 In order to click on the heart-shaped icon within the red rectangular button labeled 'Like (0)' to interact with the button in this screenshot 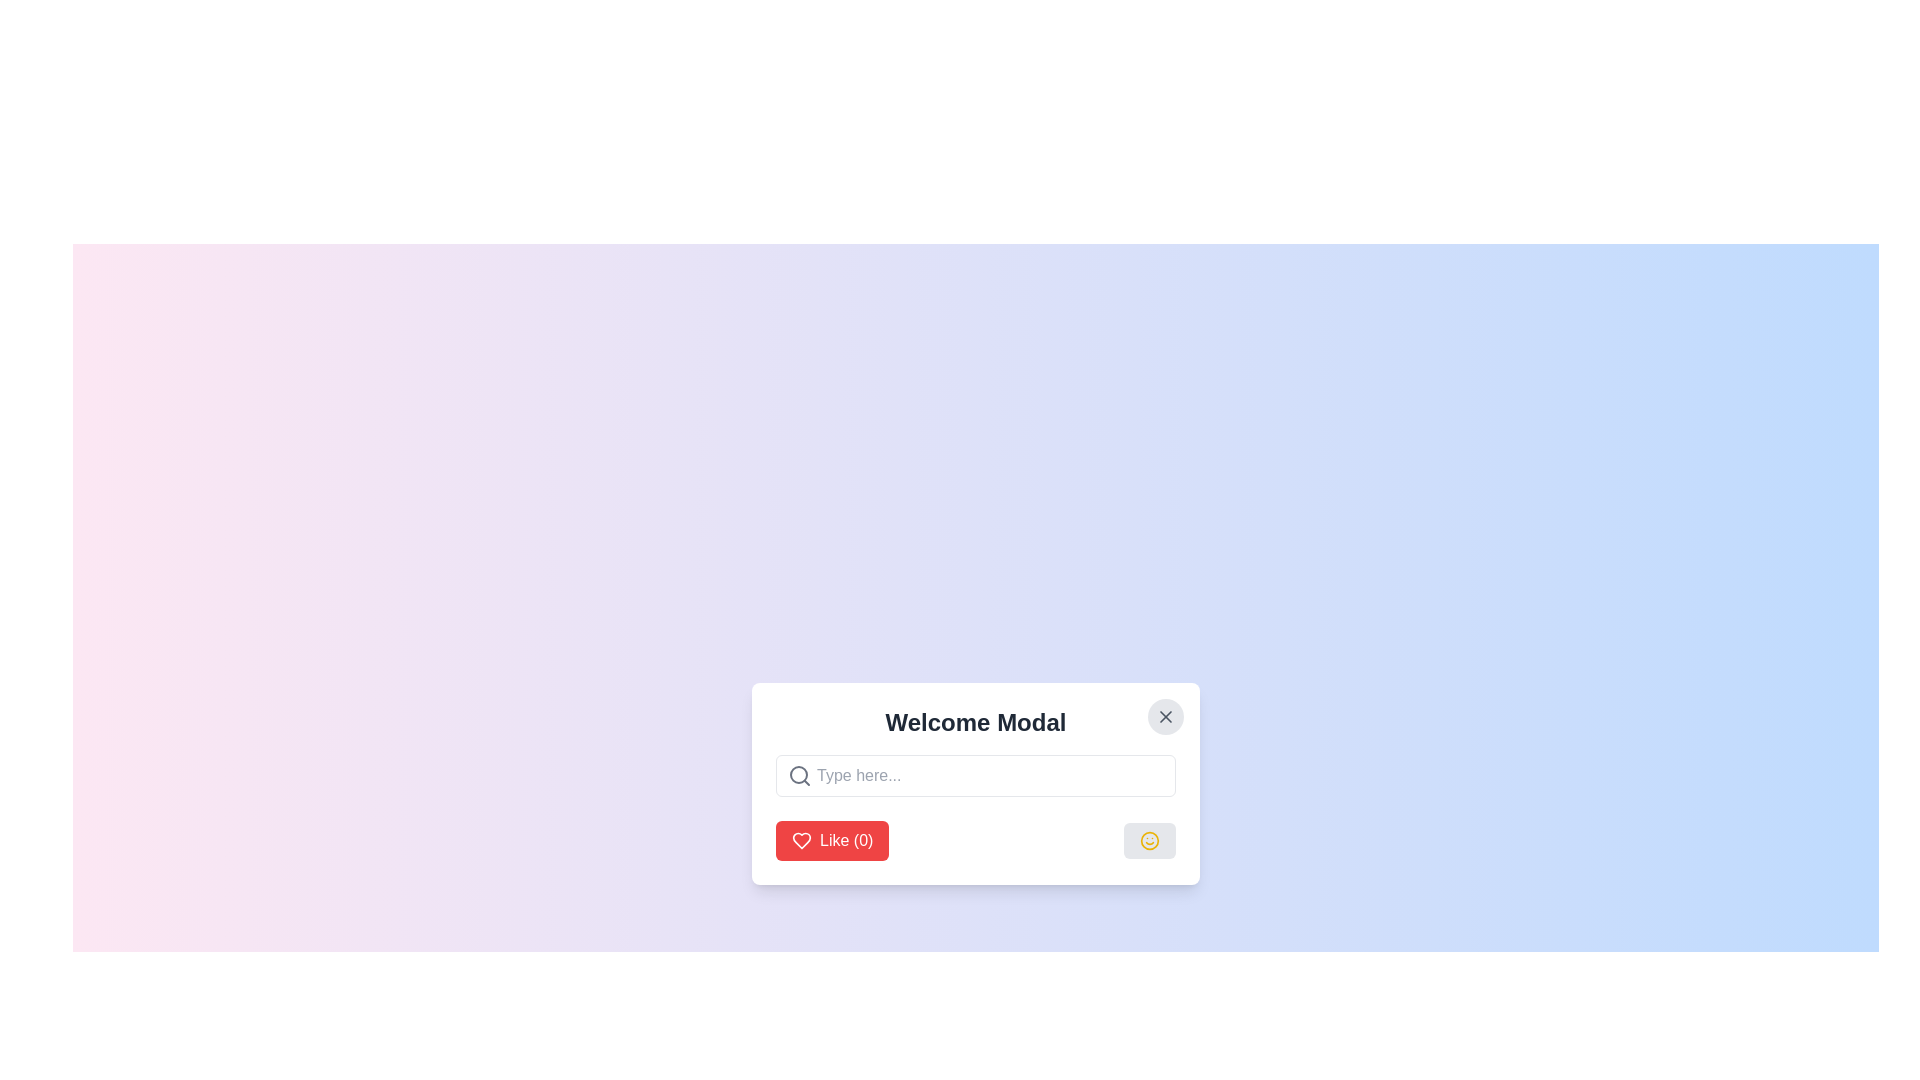, I will do `click(801, 840)`.